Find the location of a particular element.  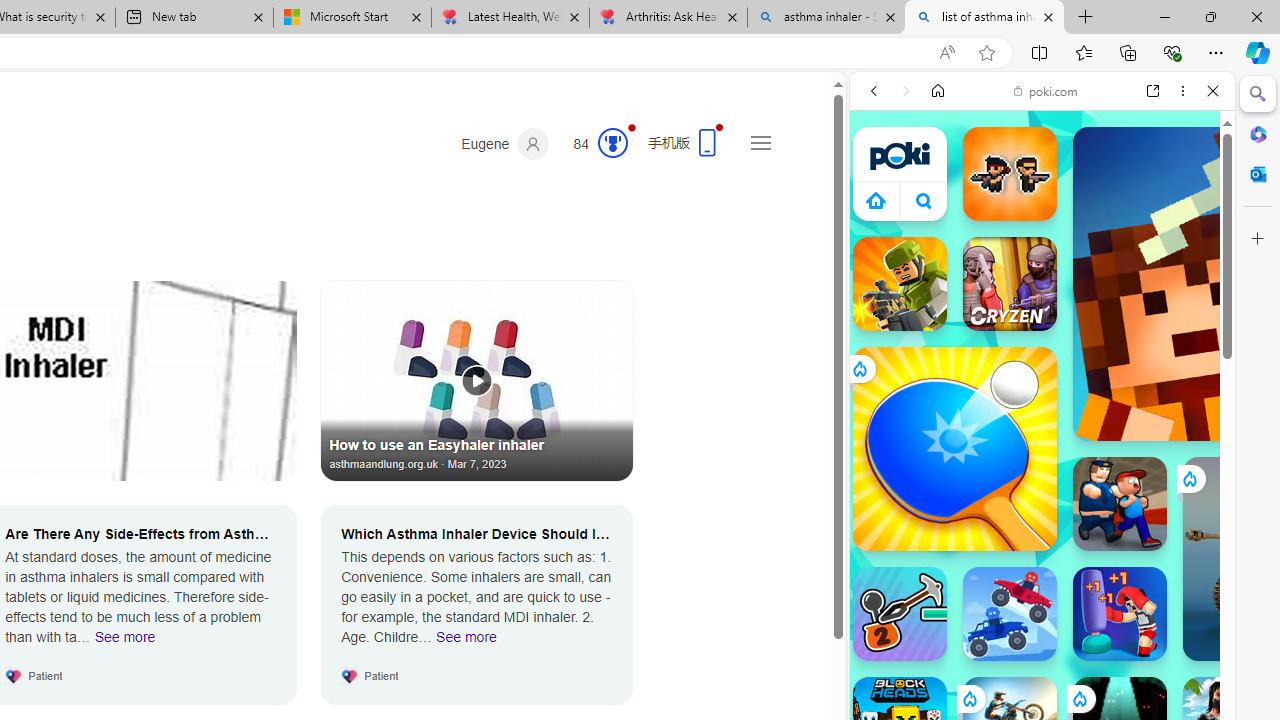

'Forward' is located at coordinates (905, 91).